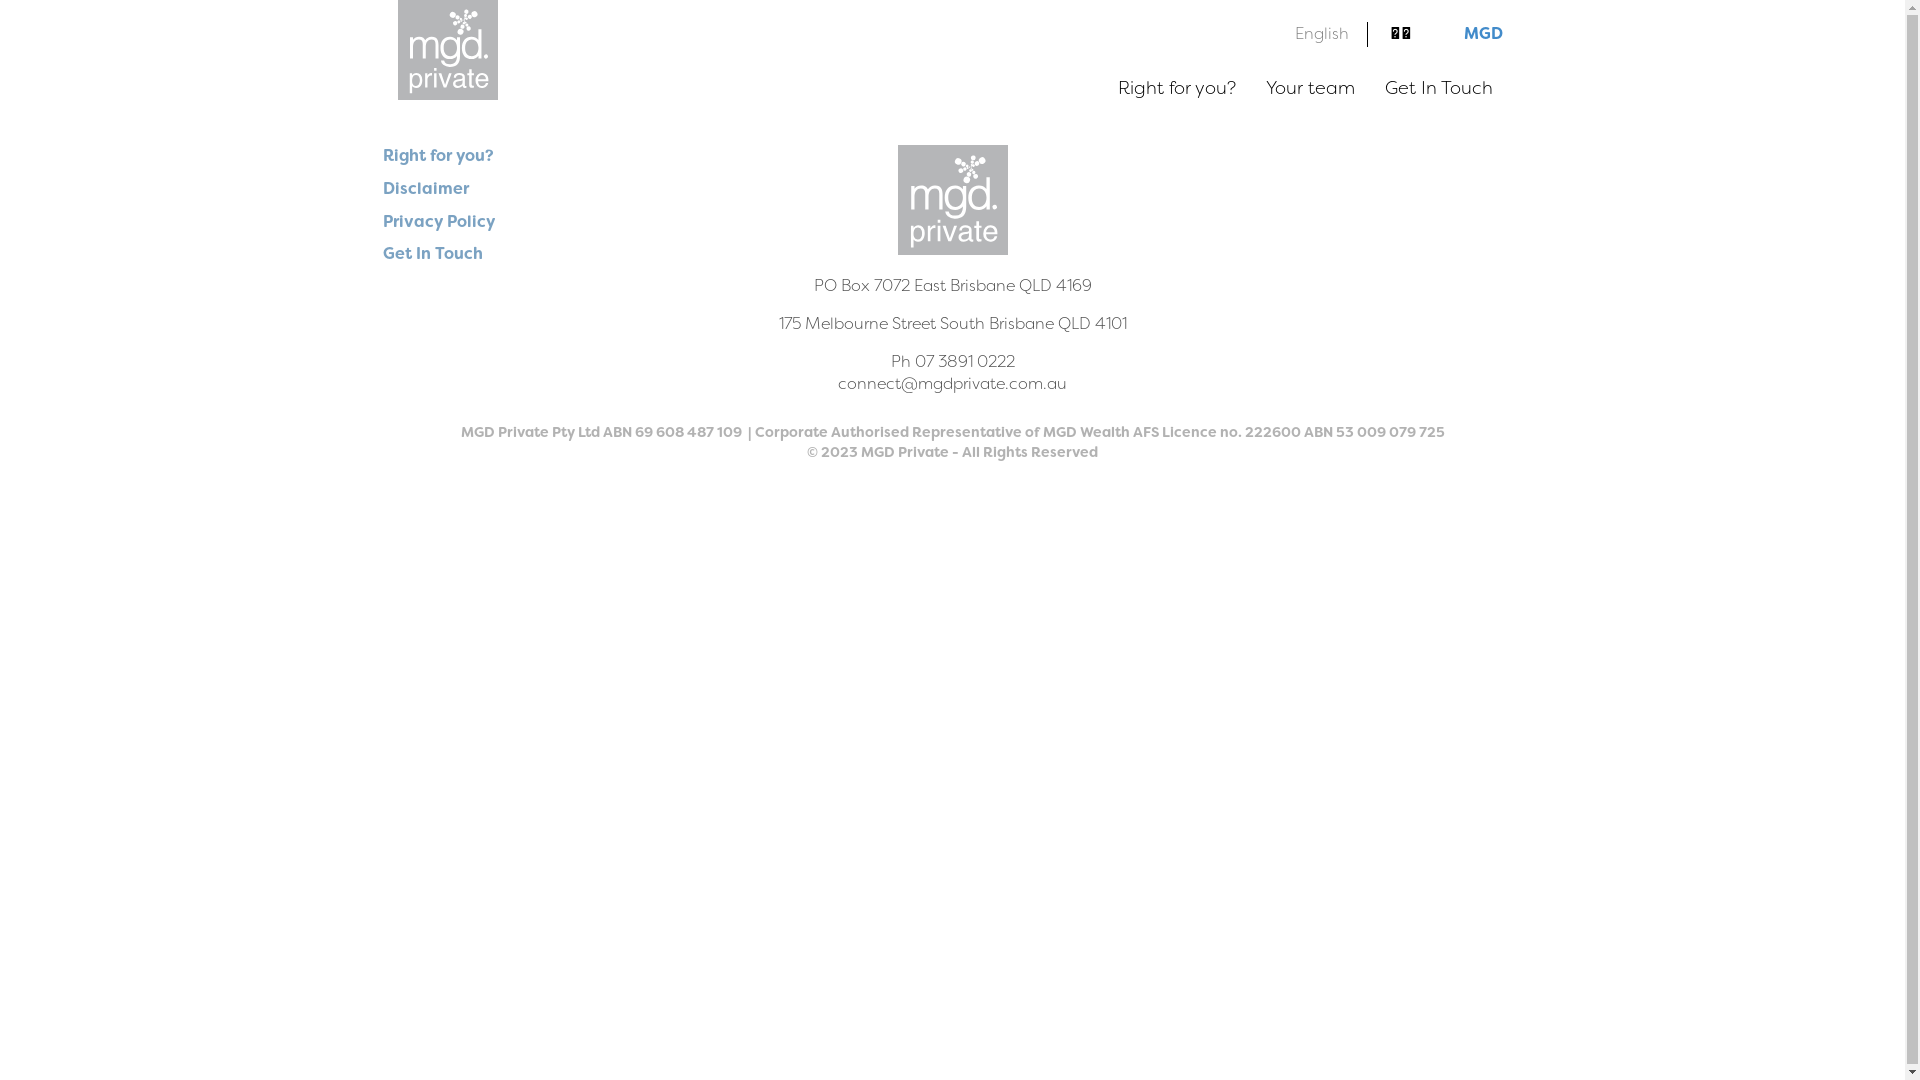 Image resolution: width=1920 pixels, height=1080 pixels. Describe the element at coordinates (964, 361) in the screenshot. I see `'07 3891 0222'` at that location.